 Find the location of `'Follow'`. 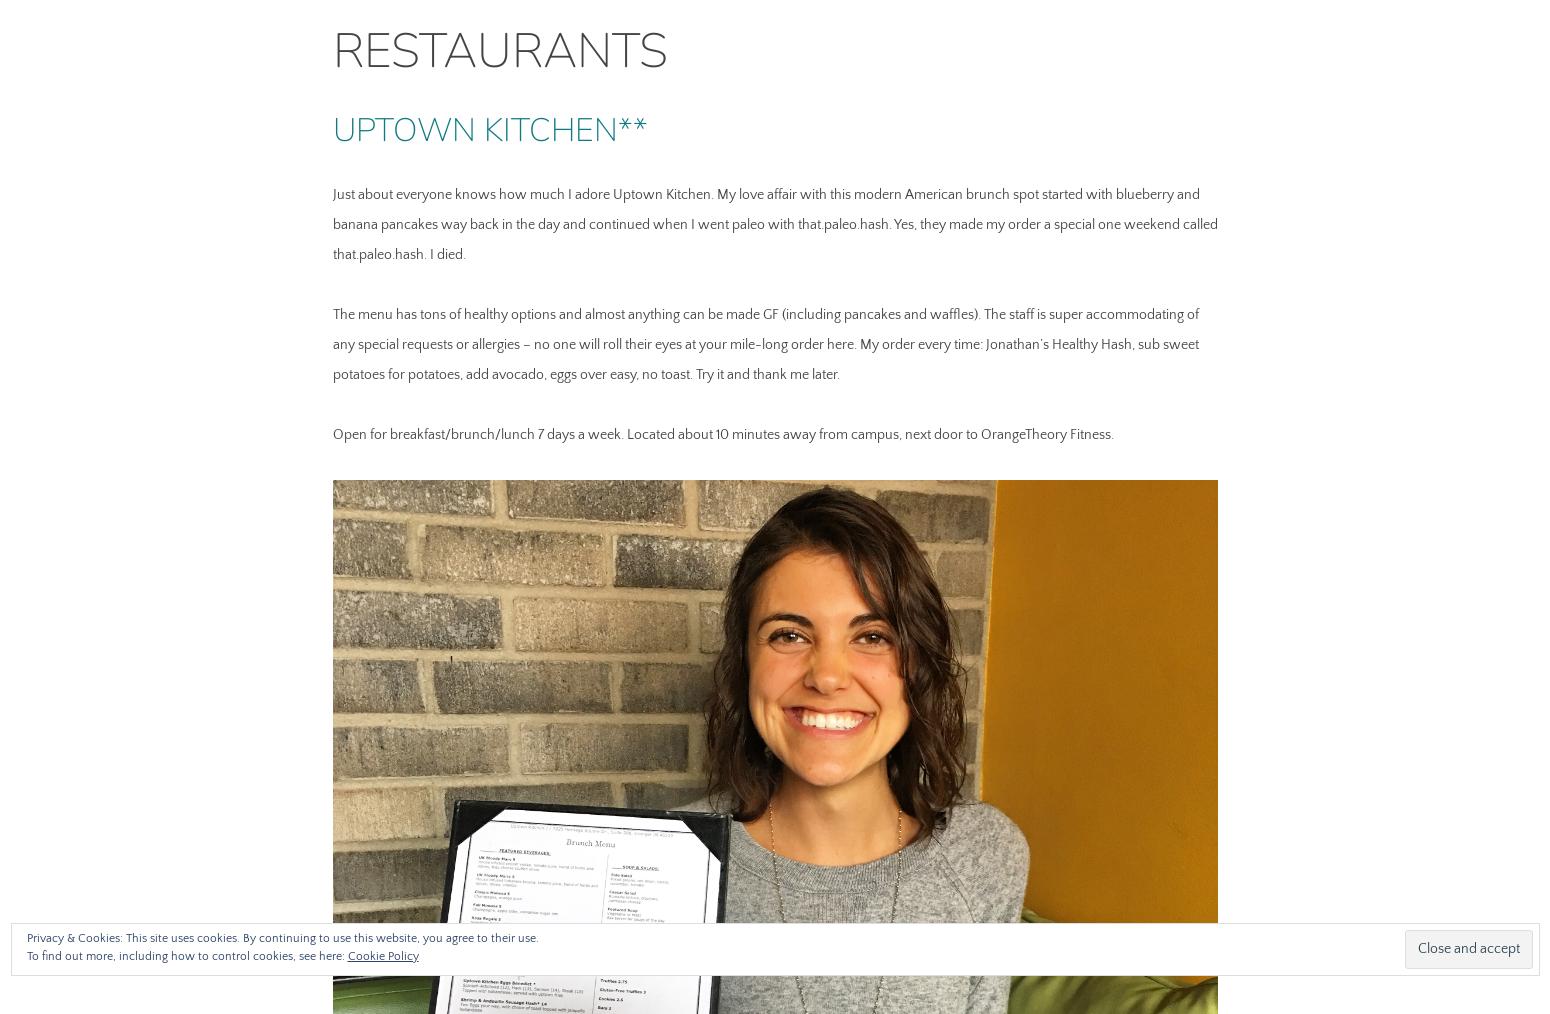

'Follow' is located at coordinates (1467, 958).